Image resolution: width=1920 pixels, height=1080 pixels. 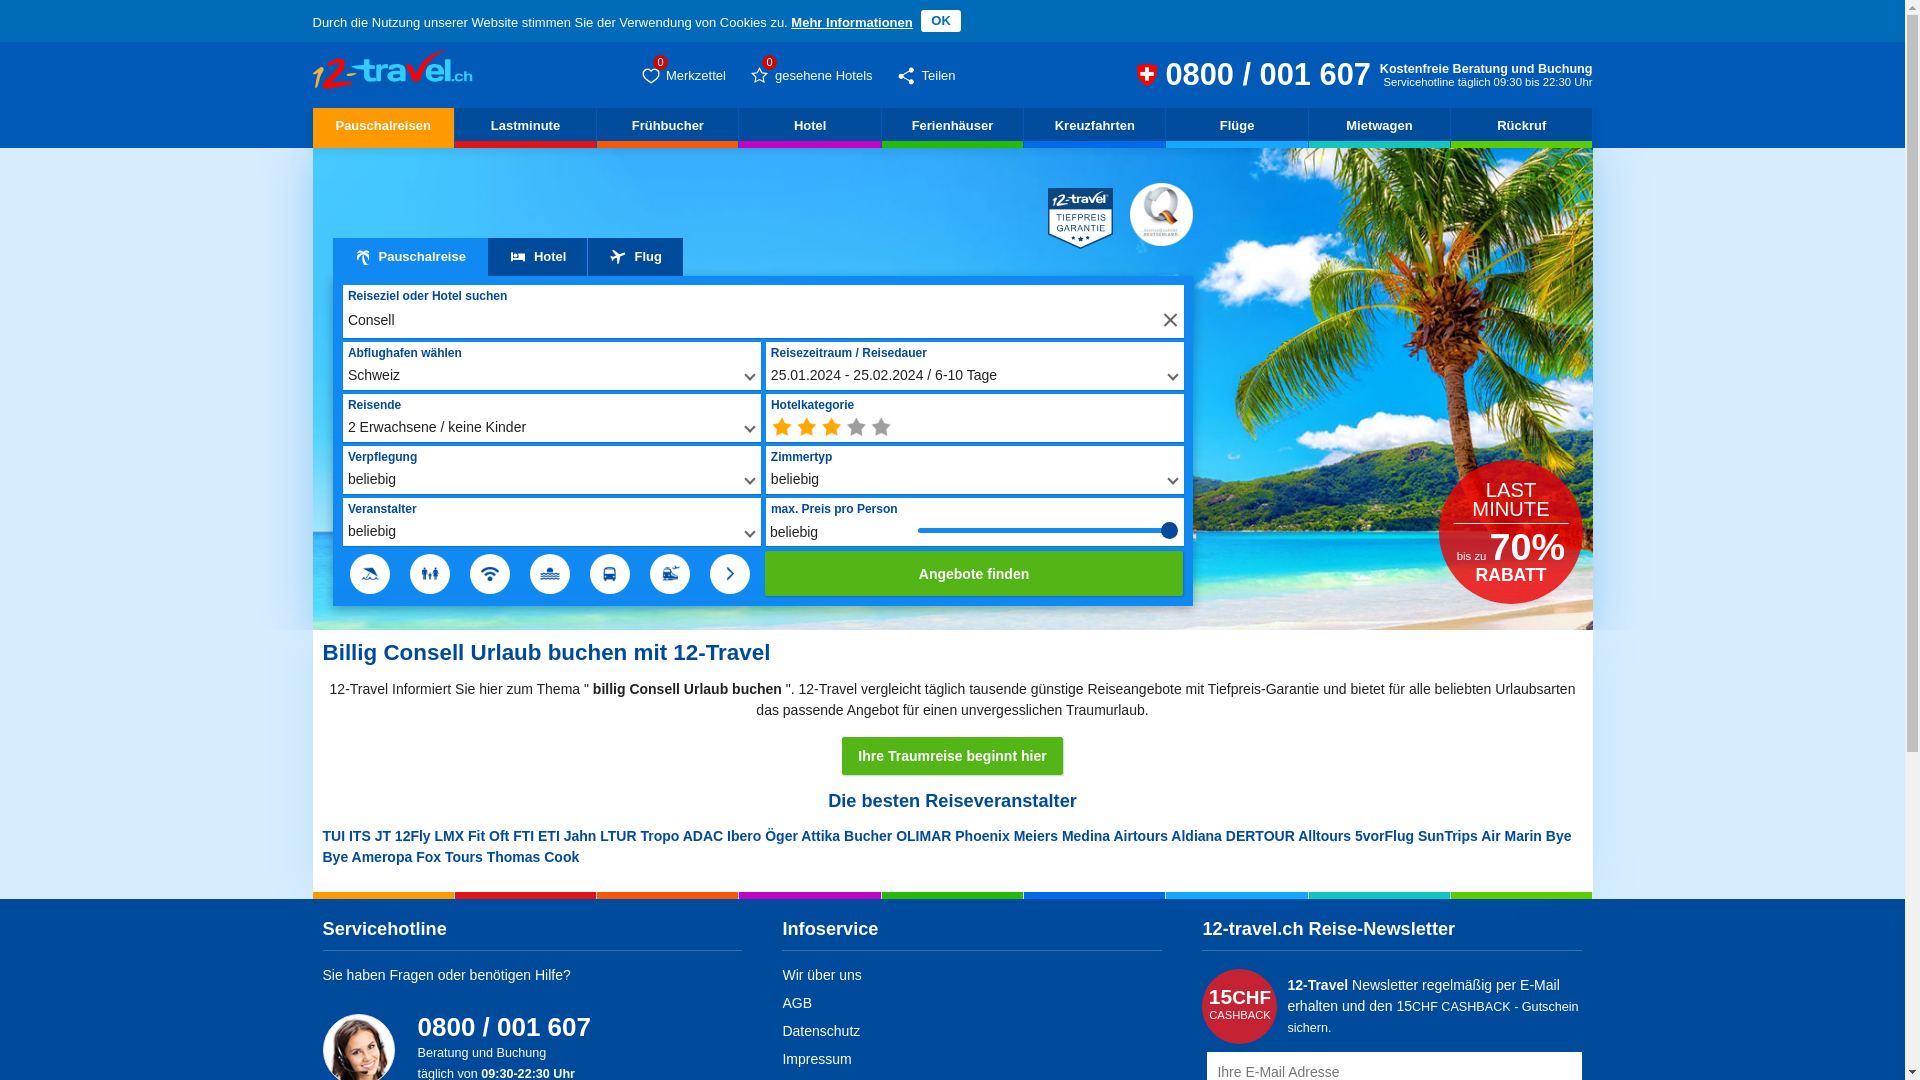 I want to click on 'Aldiana', so click(x=1196, y=836).